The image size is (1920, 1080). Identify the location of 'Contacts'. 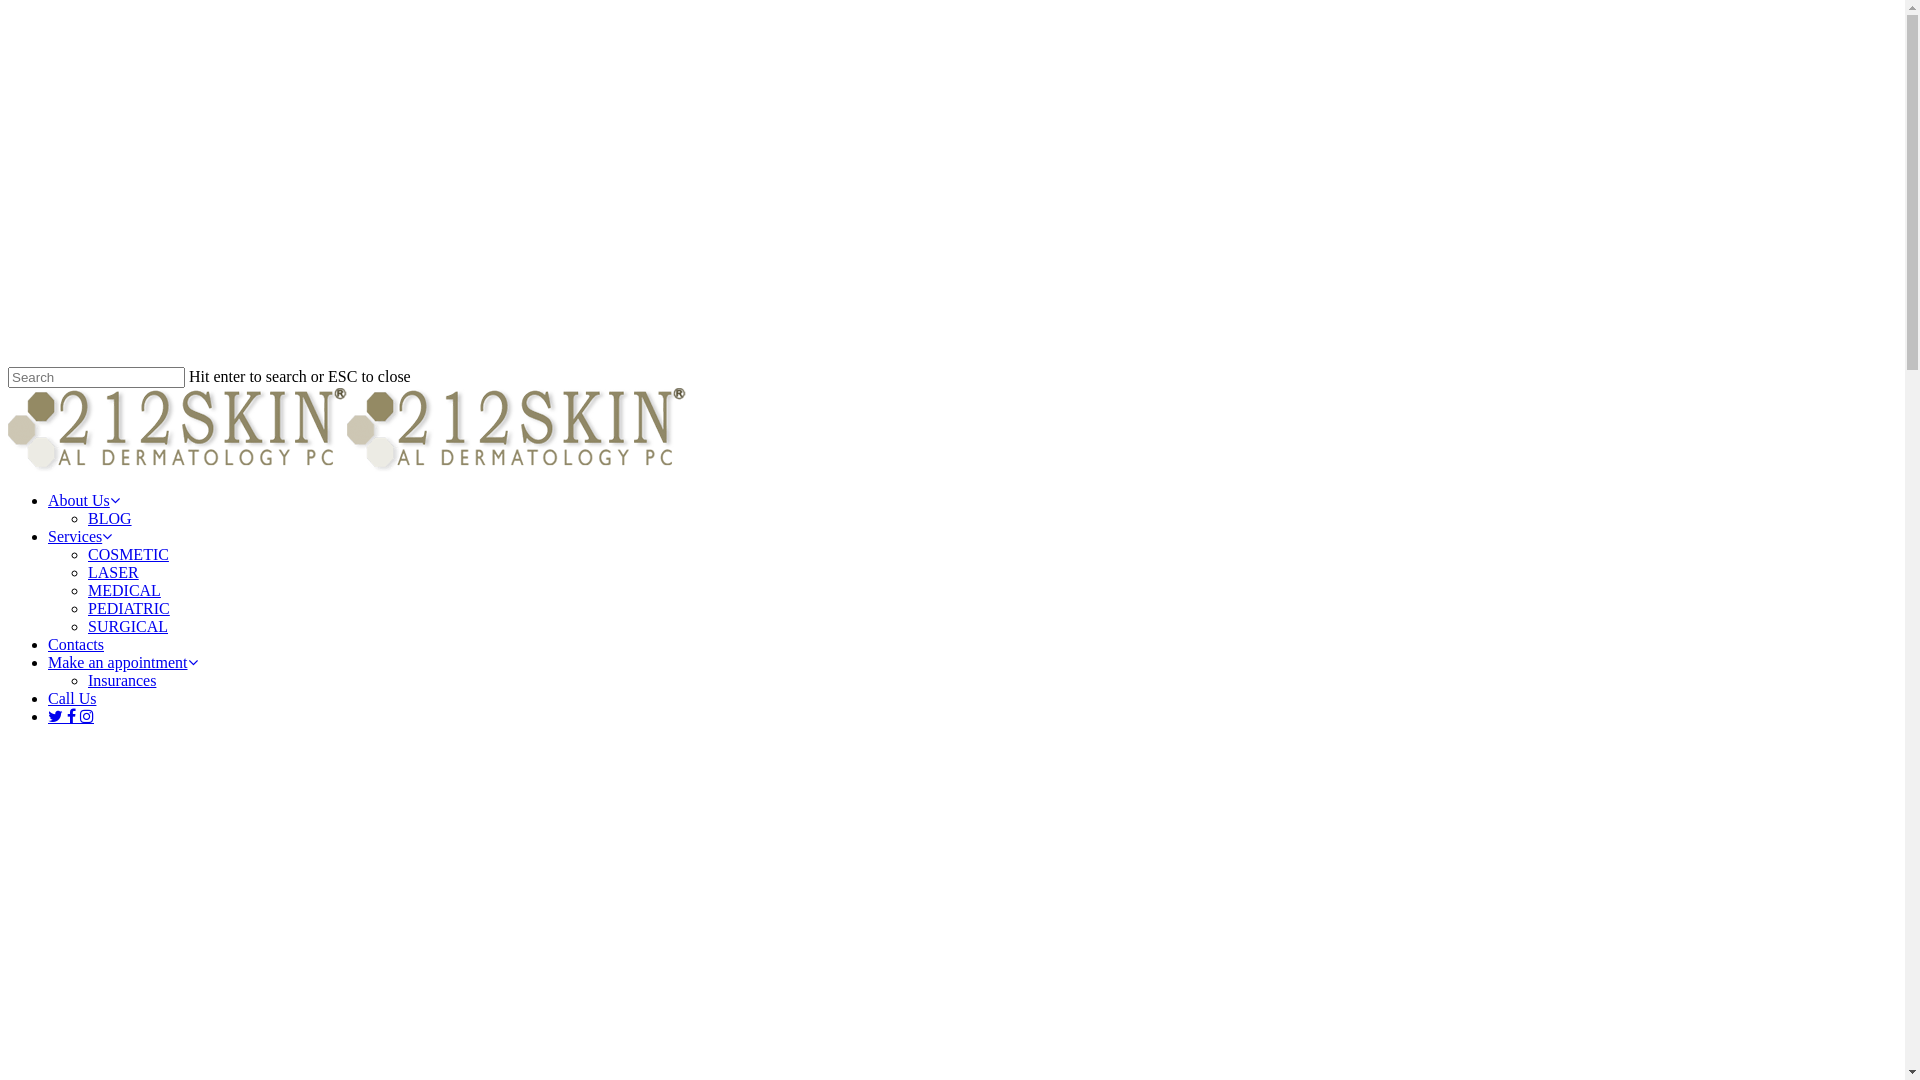
(76, 644).